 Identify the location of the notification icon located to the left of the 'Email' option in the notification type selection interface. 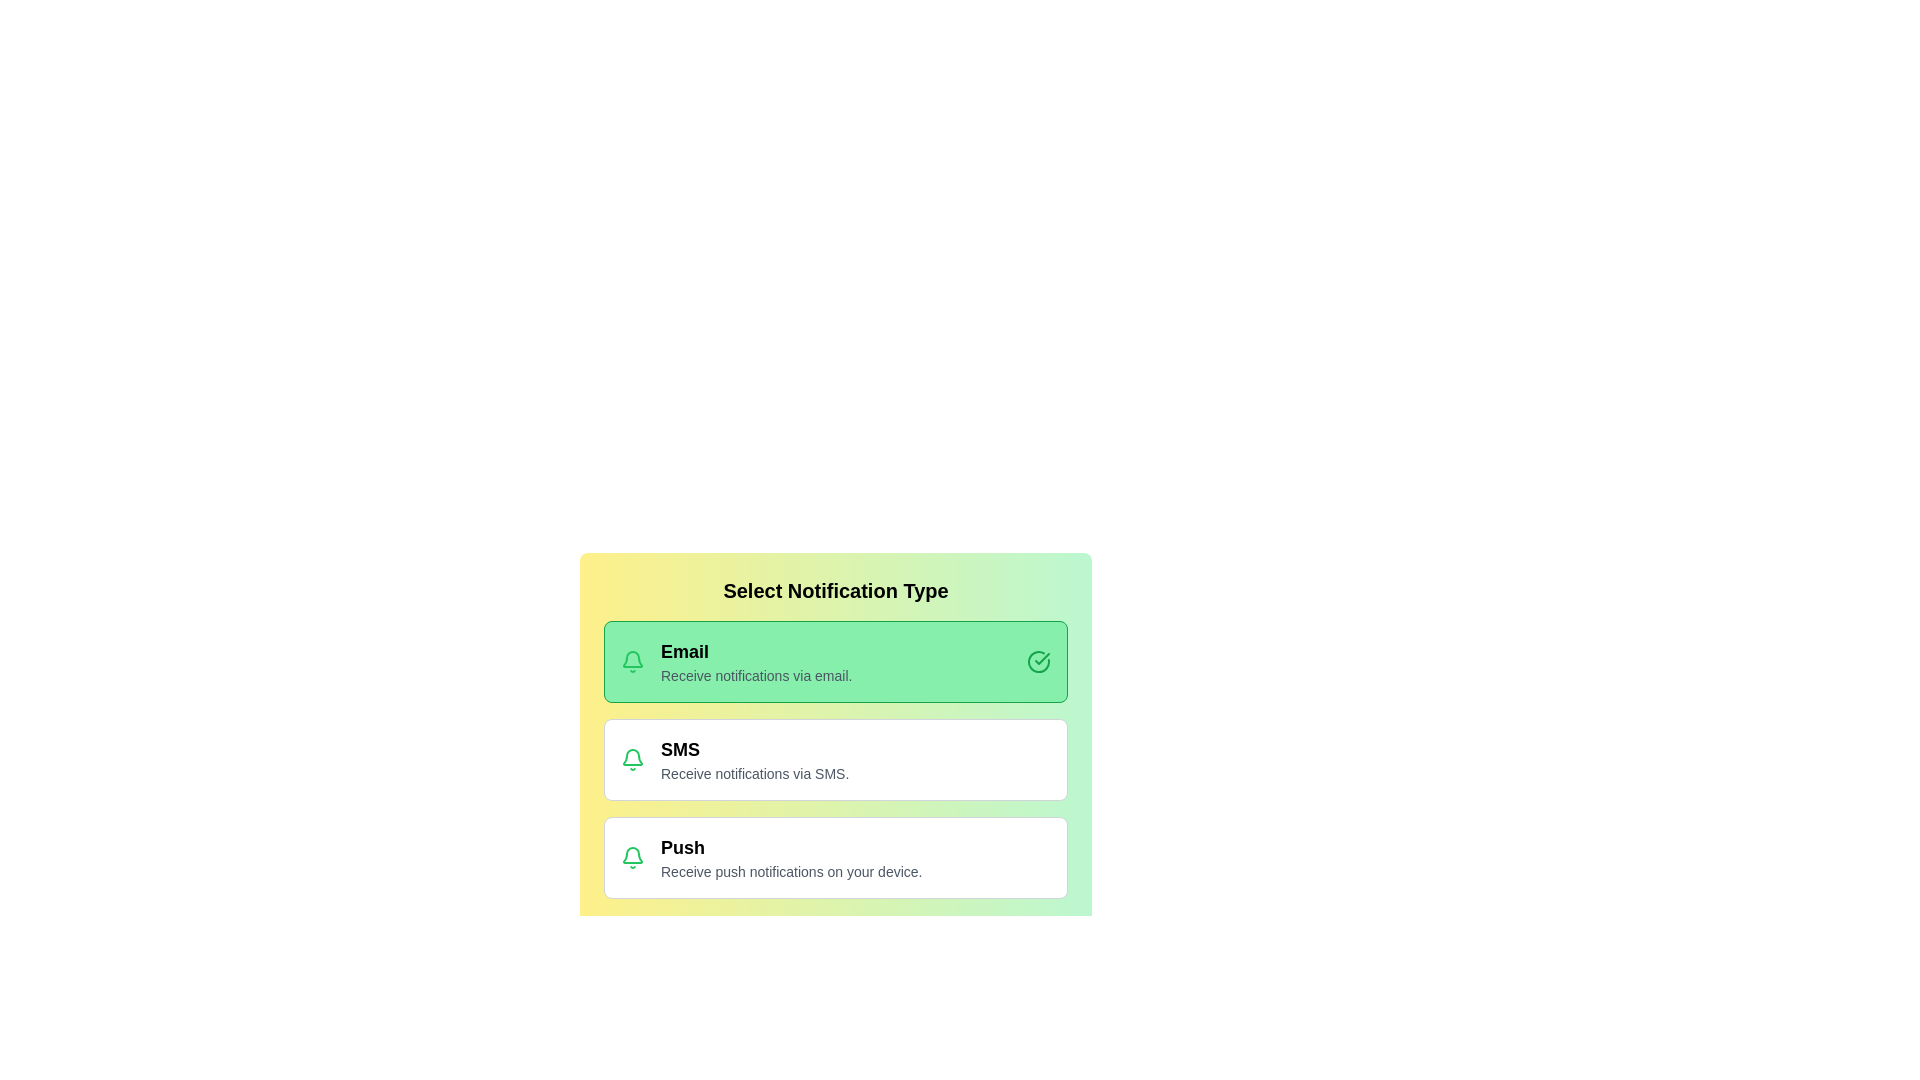
(632, 855).